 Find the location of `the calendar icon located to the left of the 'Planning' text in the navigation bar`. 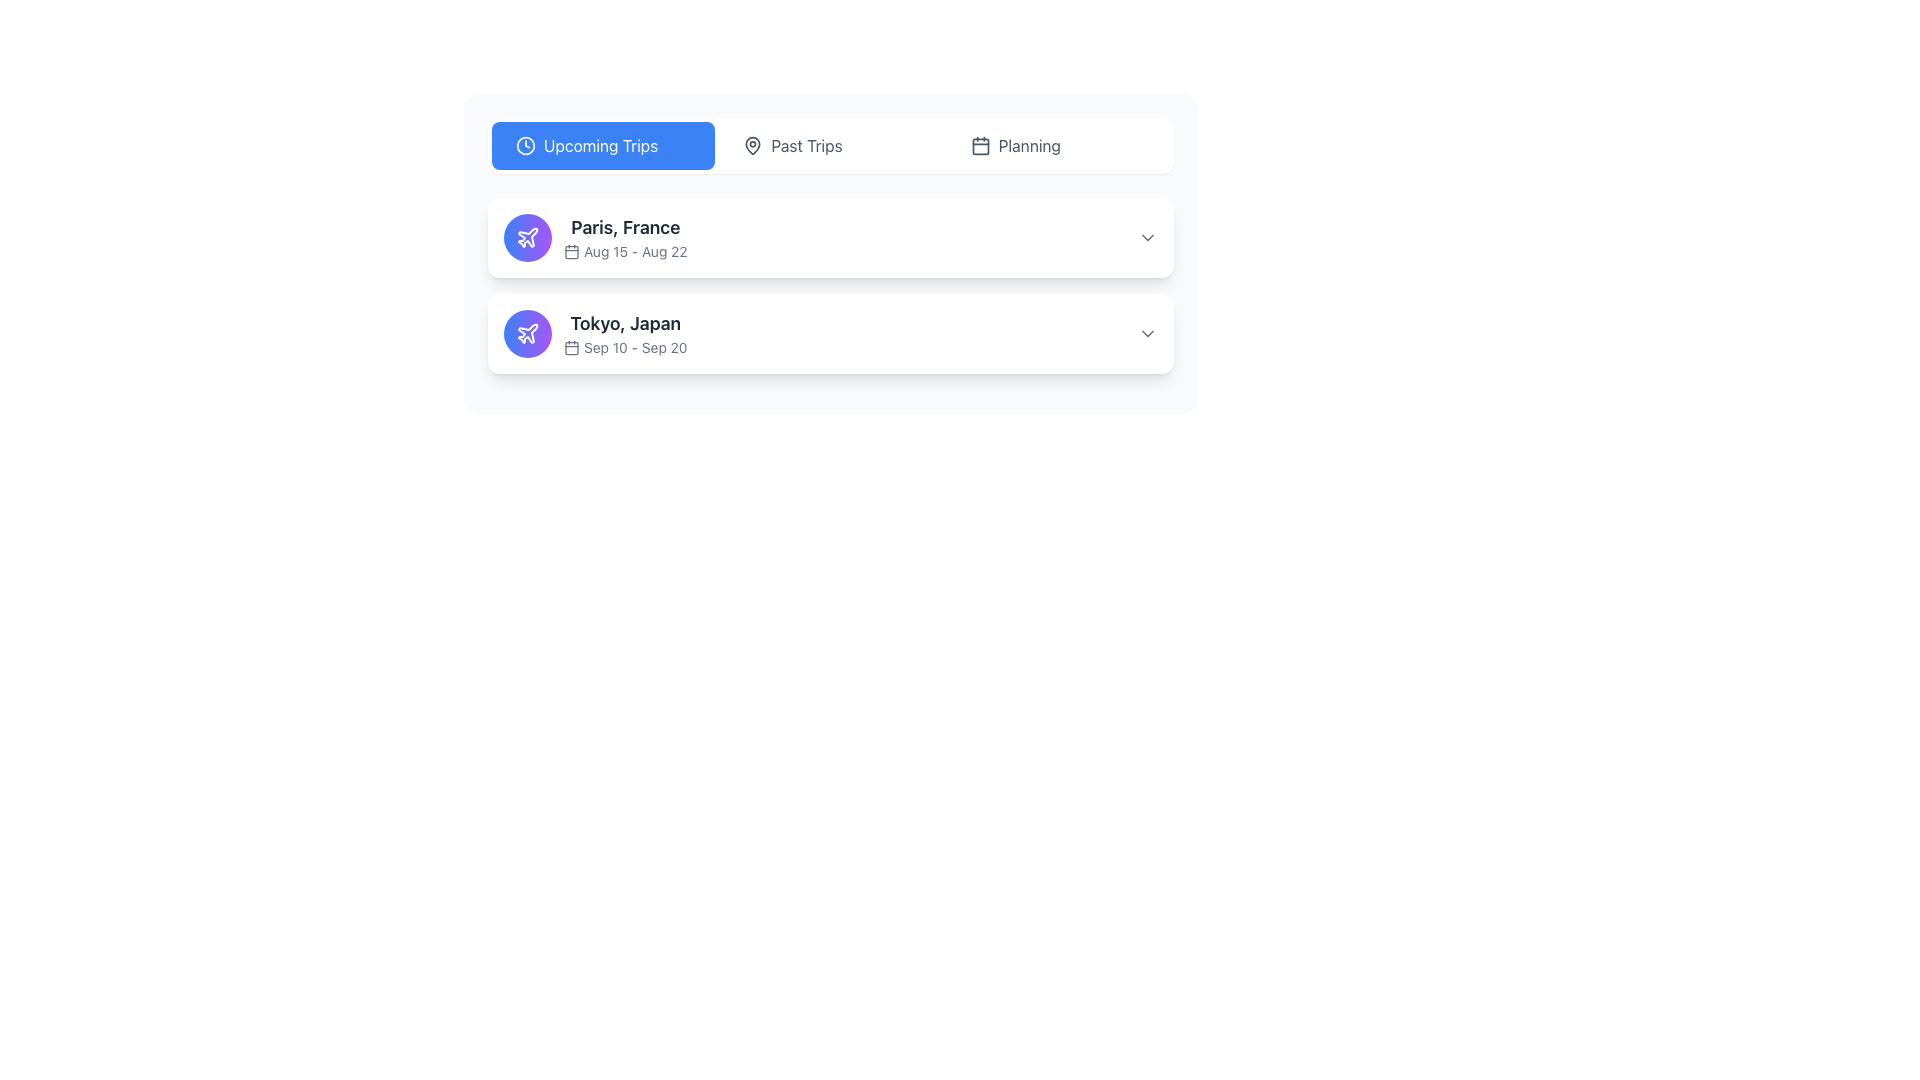

the calendar icon located to the left of the 'Planning' text in the navigation bar is located at coordinates (980, 145).